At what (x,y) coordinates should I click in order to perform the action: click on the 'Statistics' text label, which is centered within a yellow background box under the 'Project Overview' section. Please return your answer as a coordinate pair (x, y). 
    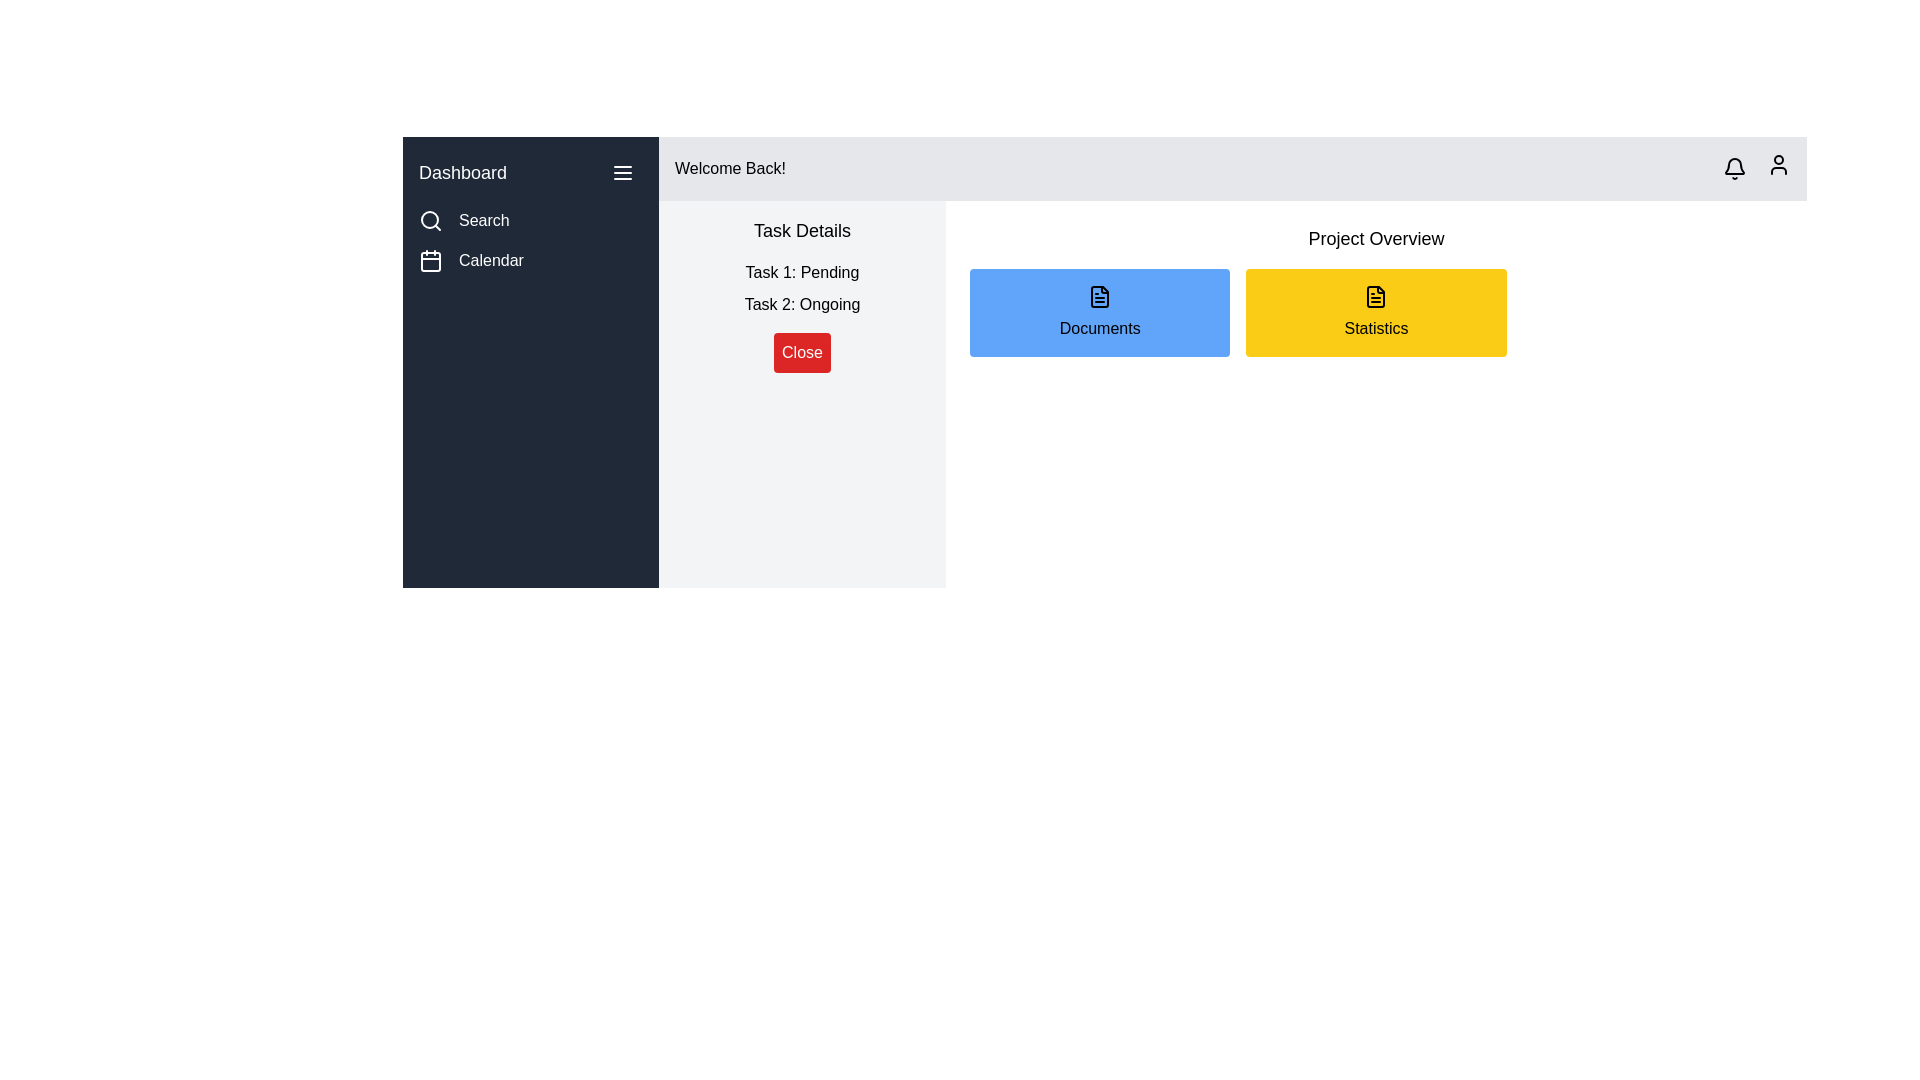
    Looking at the image, I should click on (1375, 327).